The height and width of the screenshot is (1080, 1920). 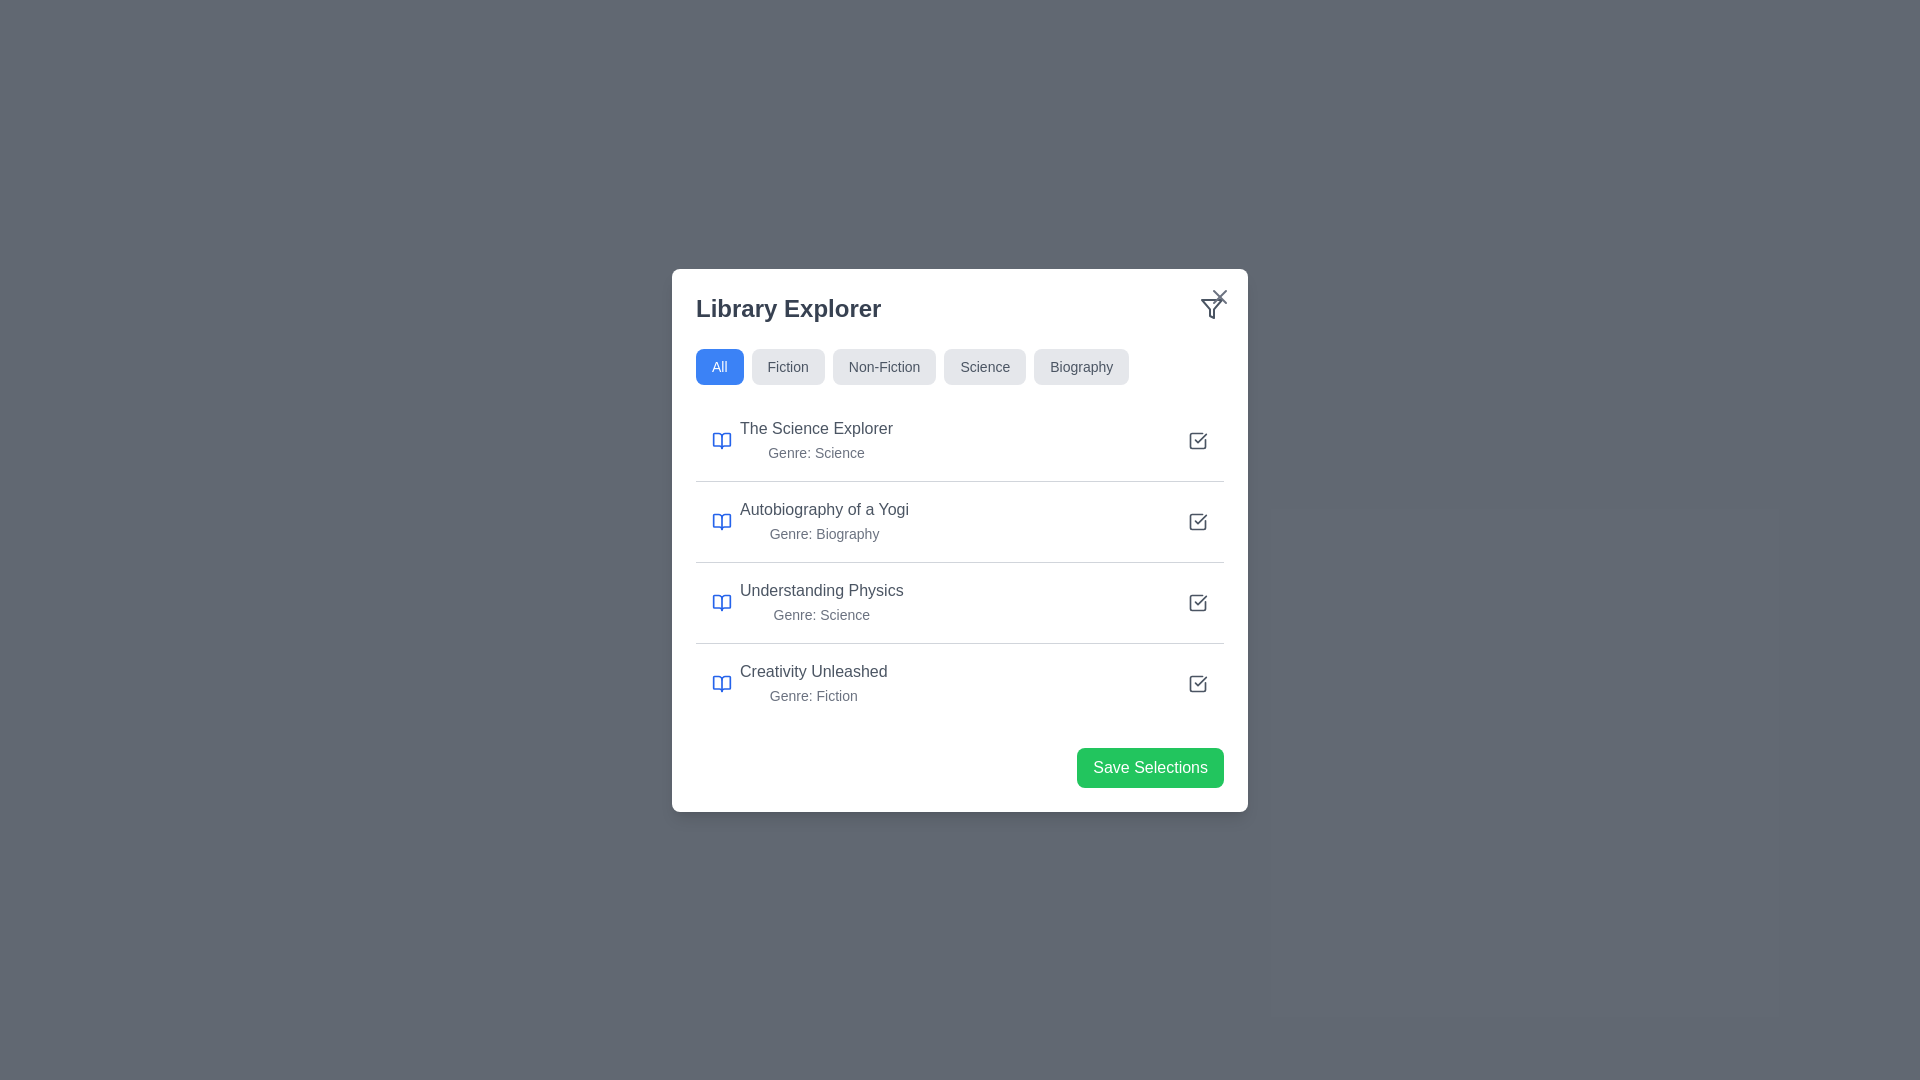 What do you see at coordinates (816, 439) in the screenshot?
I see `the text label displaying 'The Science Explorer' and 'Genre: Science', which is the first item in the Library Explorer list, located below the filter buttons` at bounding box center [816, 439].